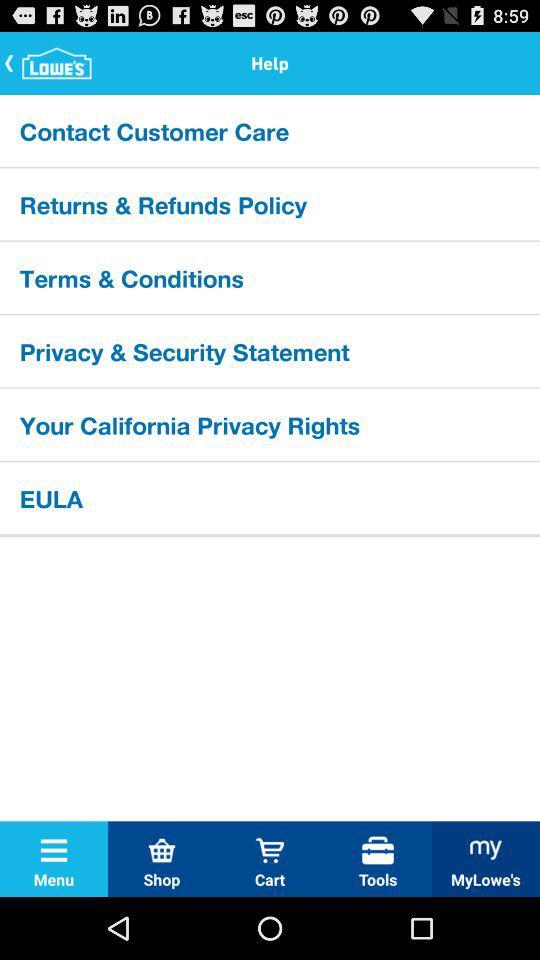  Describe the element at coordinates (485, 849) in the screenshot. I see `the last icon in the bottom right corner` at that location.